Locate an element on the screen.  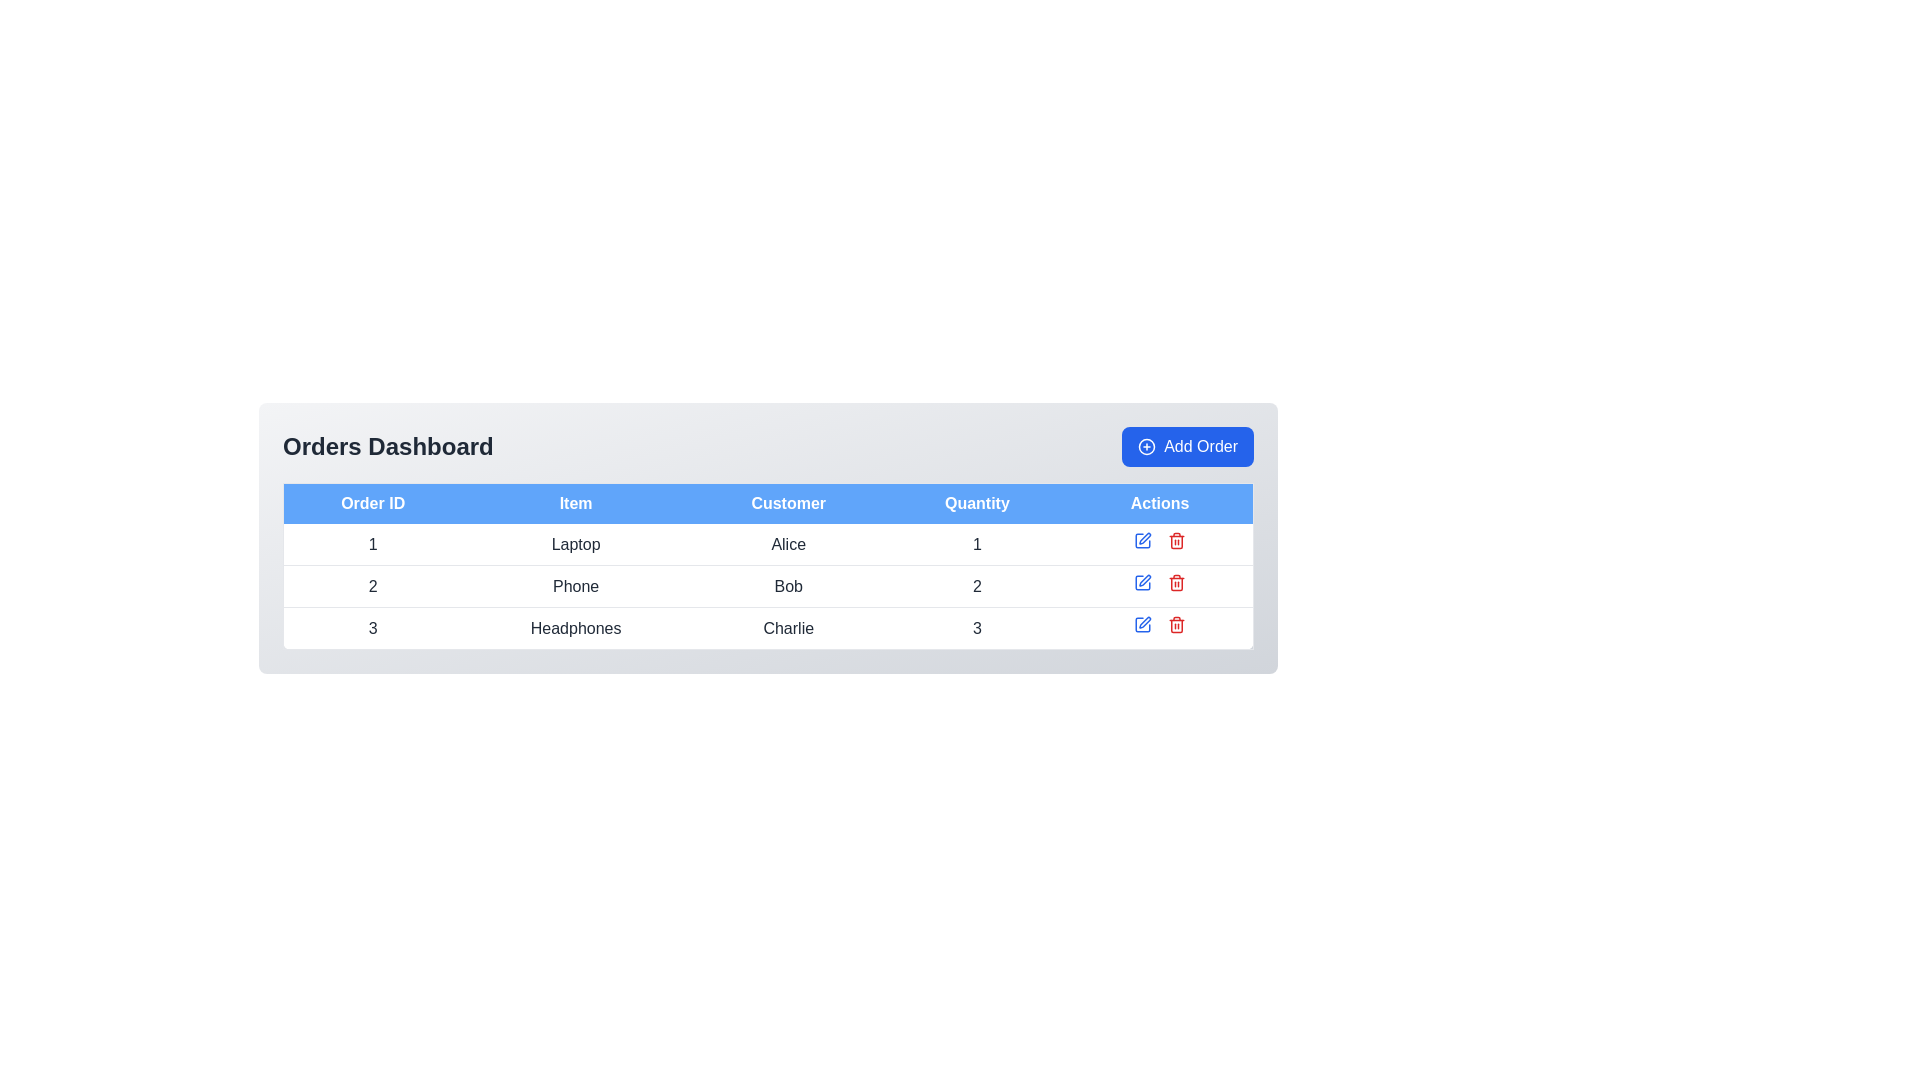
the edit button icon in the Actions column of the table row is located at coordinates (1145, 580).